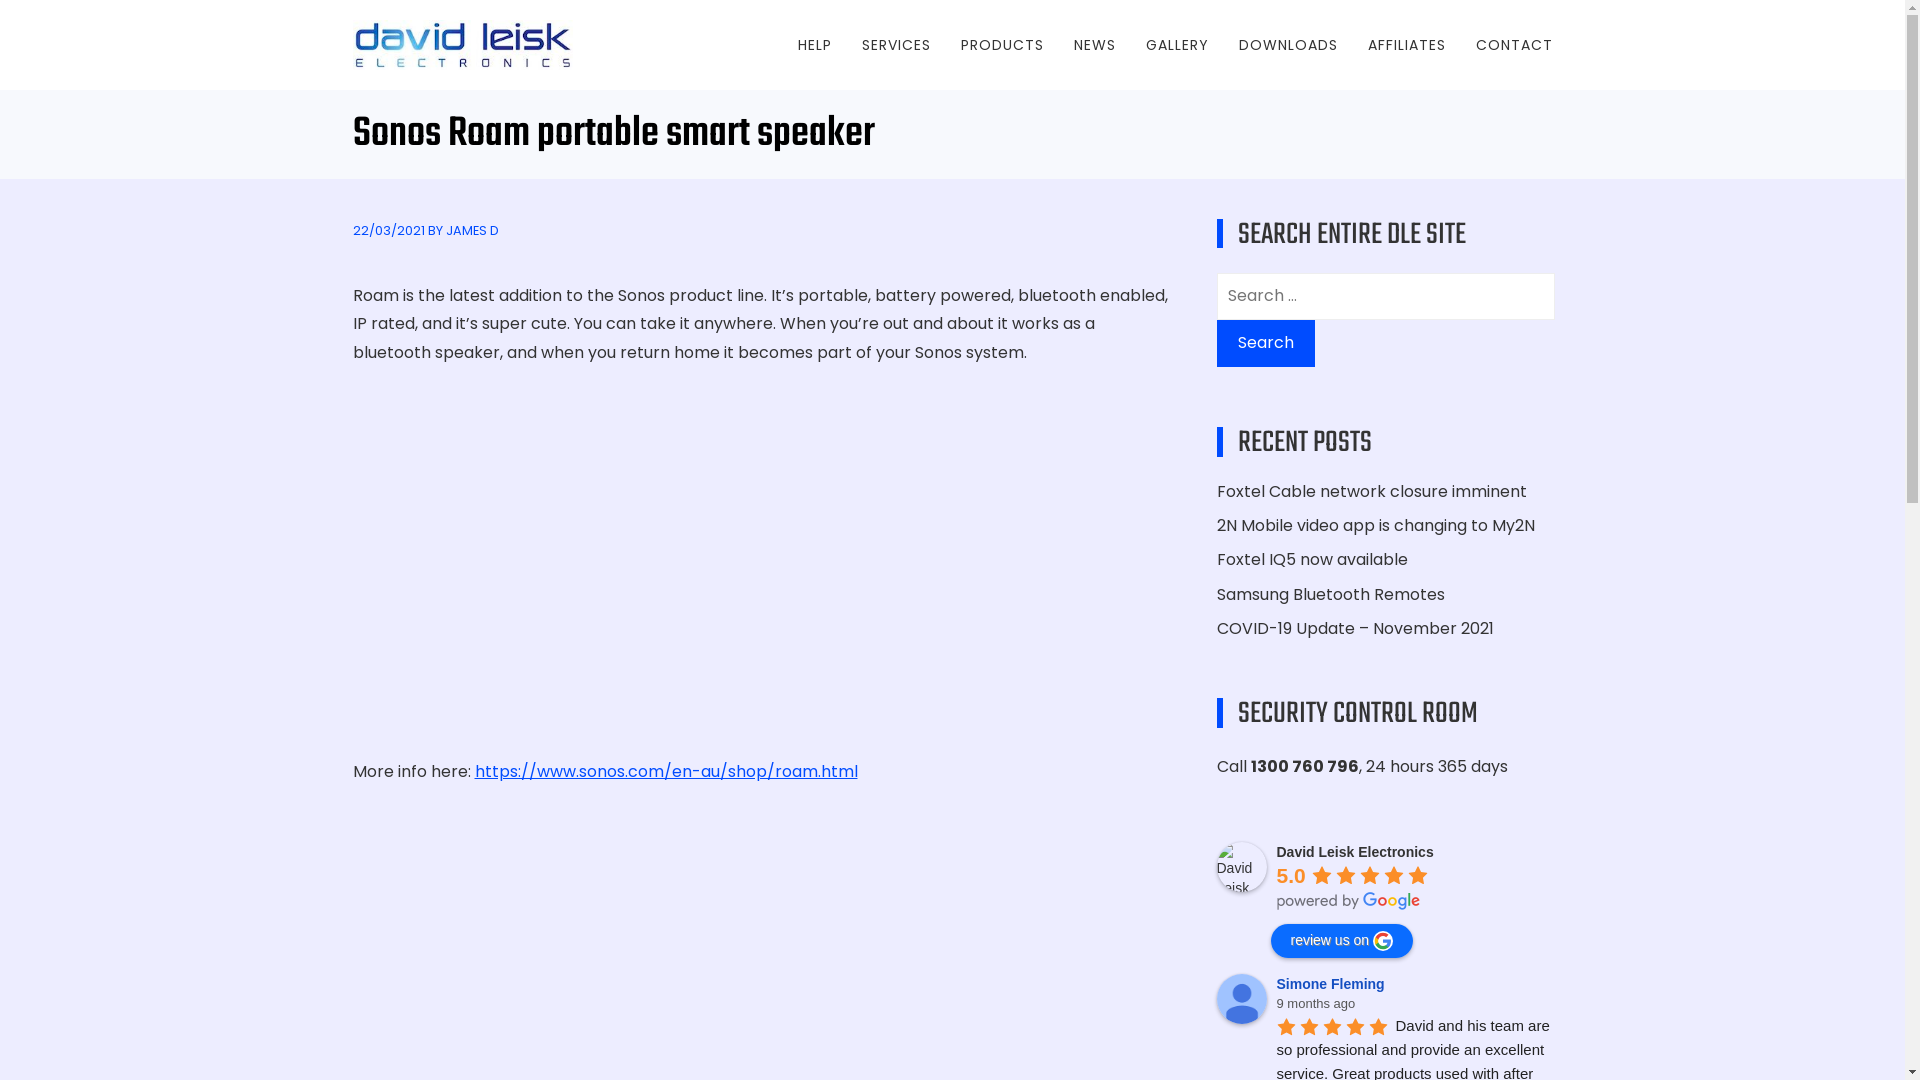  What do you see at coordinates (1405, 45) in the screenshot?
I see `'AFFILIATES'` at bounding box center [1405, 45].